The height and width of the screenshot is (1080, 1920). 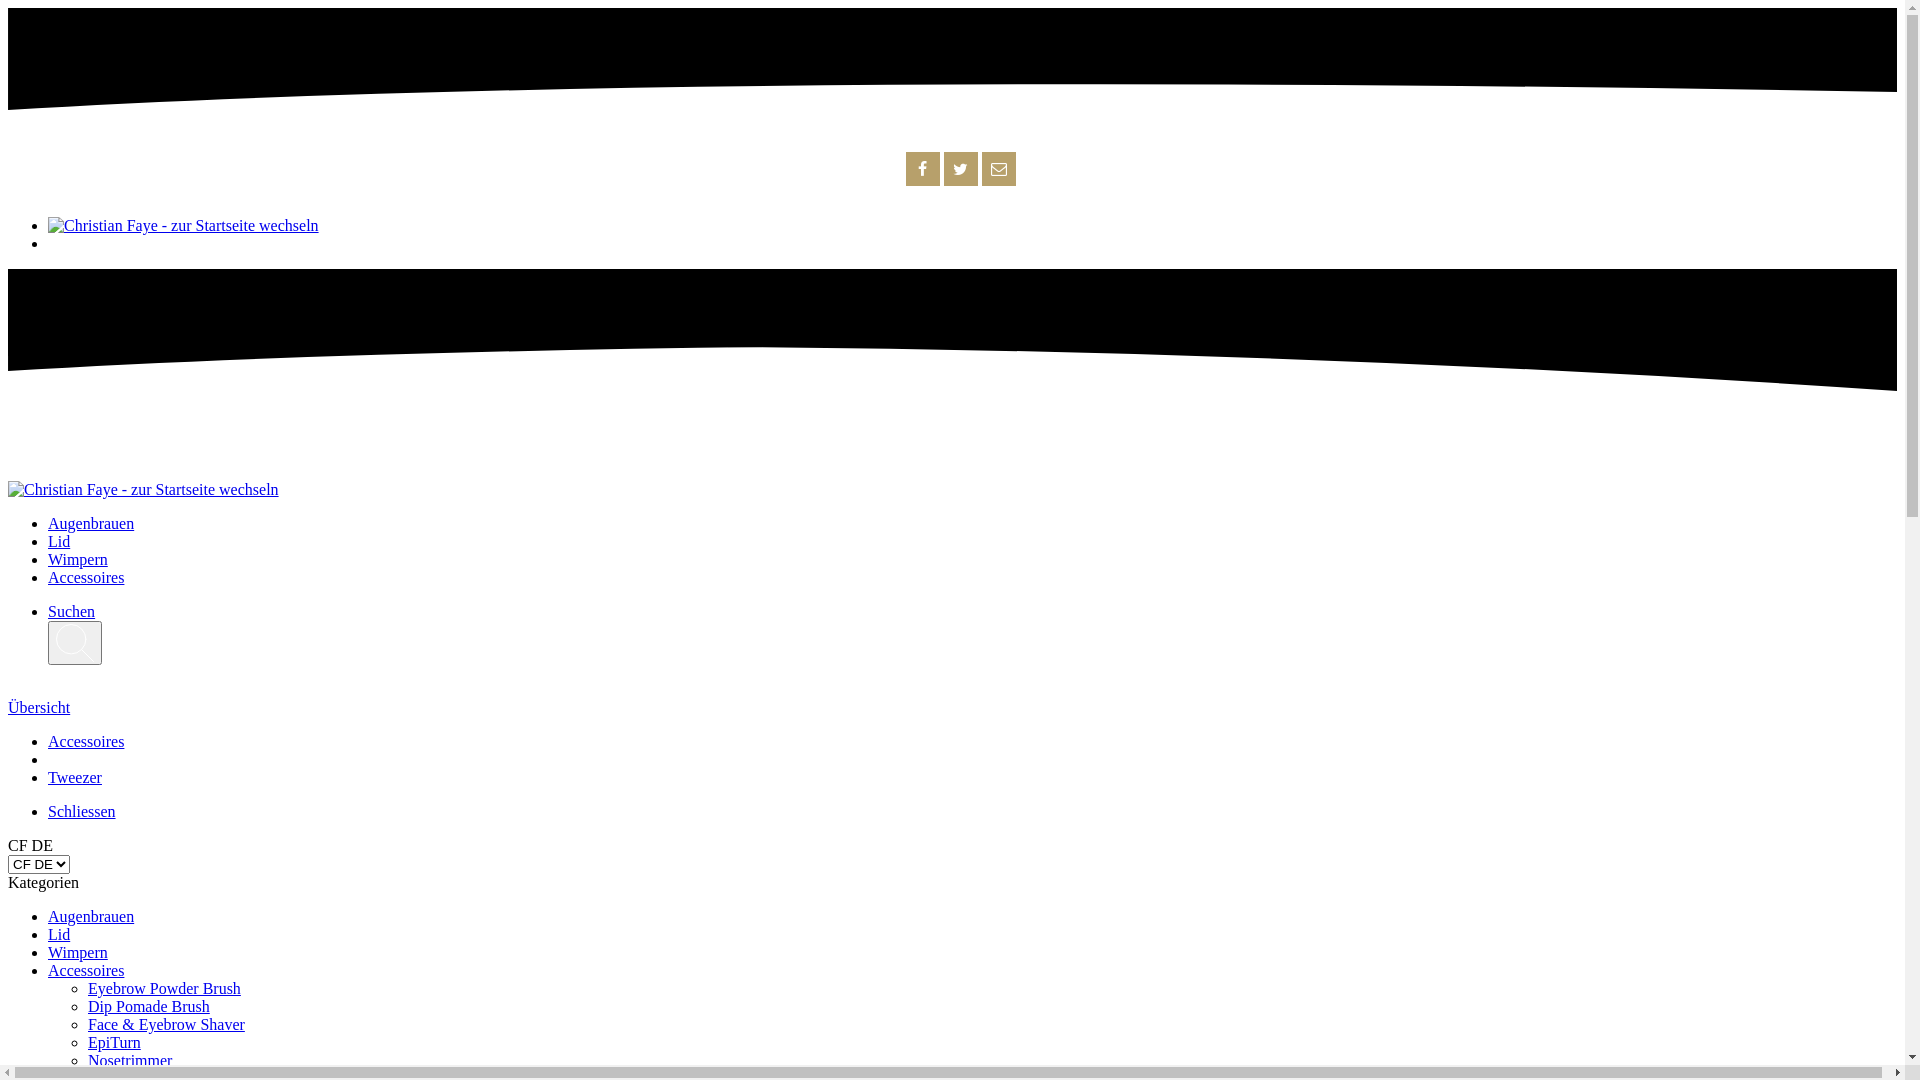 I want to click on 'EpiTurn', so click(x=113, y=1041).